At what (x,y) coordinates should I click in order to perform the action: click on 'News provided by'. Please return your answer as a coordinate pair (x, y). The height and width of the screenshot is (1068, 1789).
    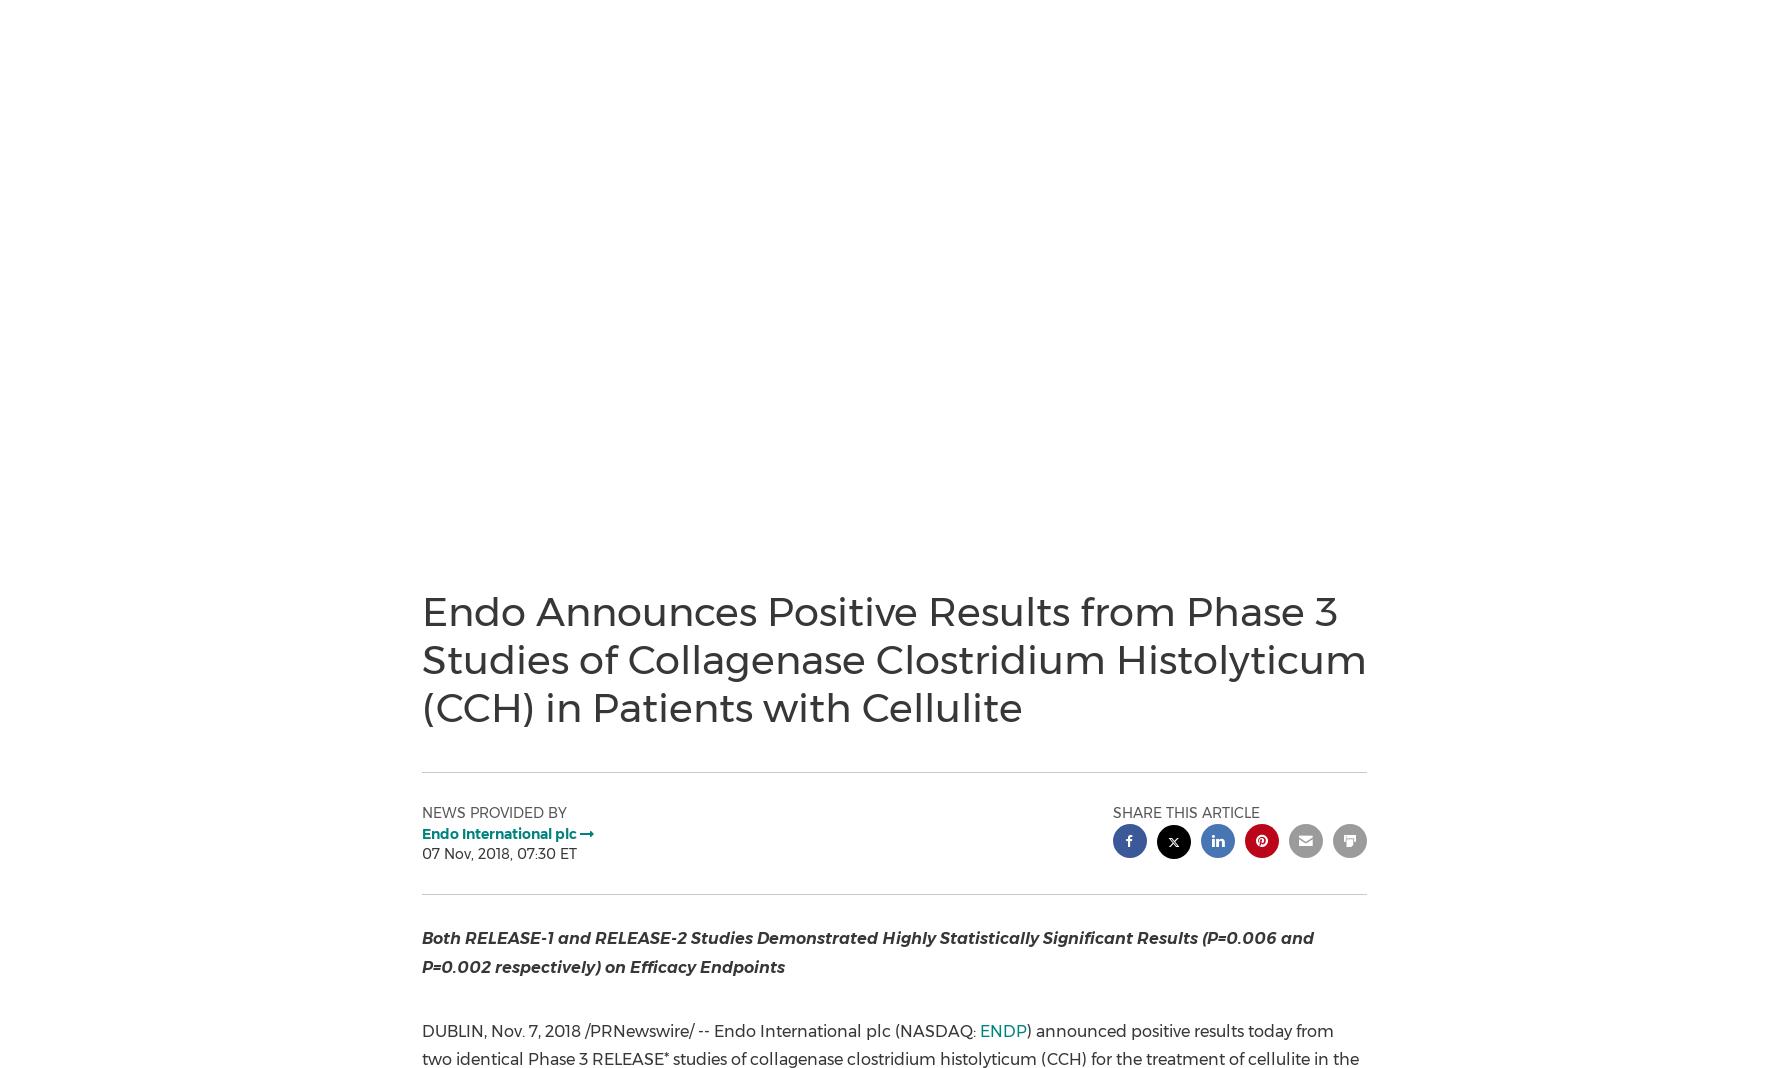
    Looking at the image, I should click on (493, 811).